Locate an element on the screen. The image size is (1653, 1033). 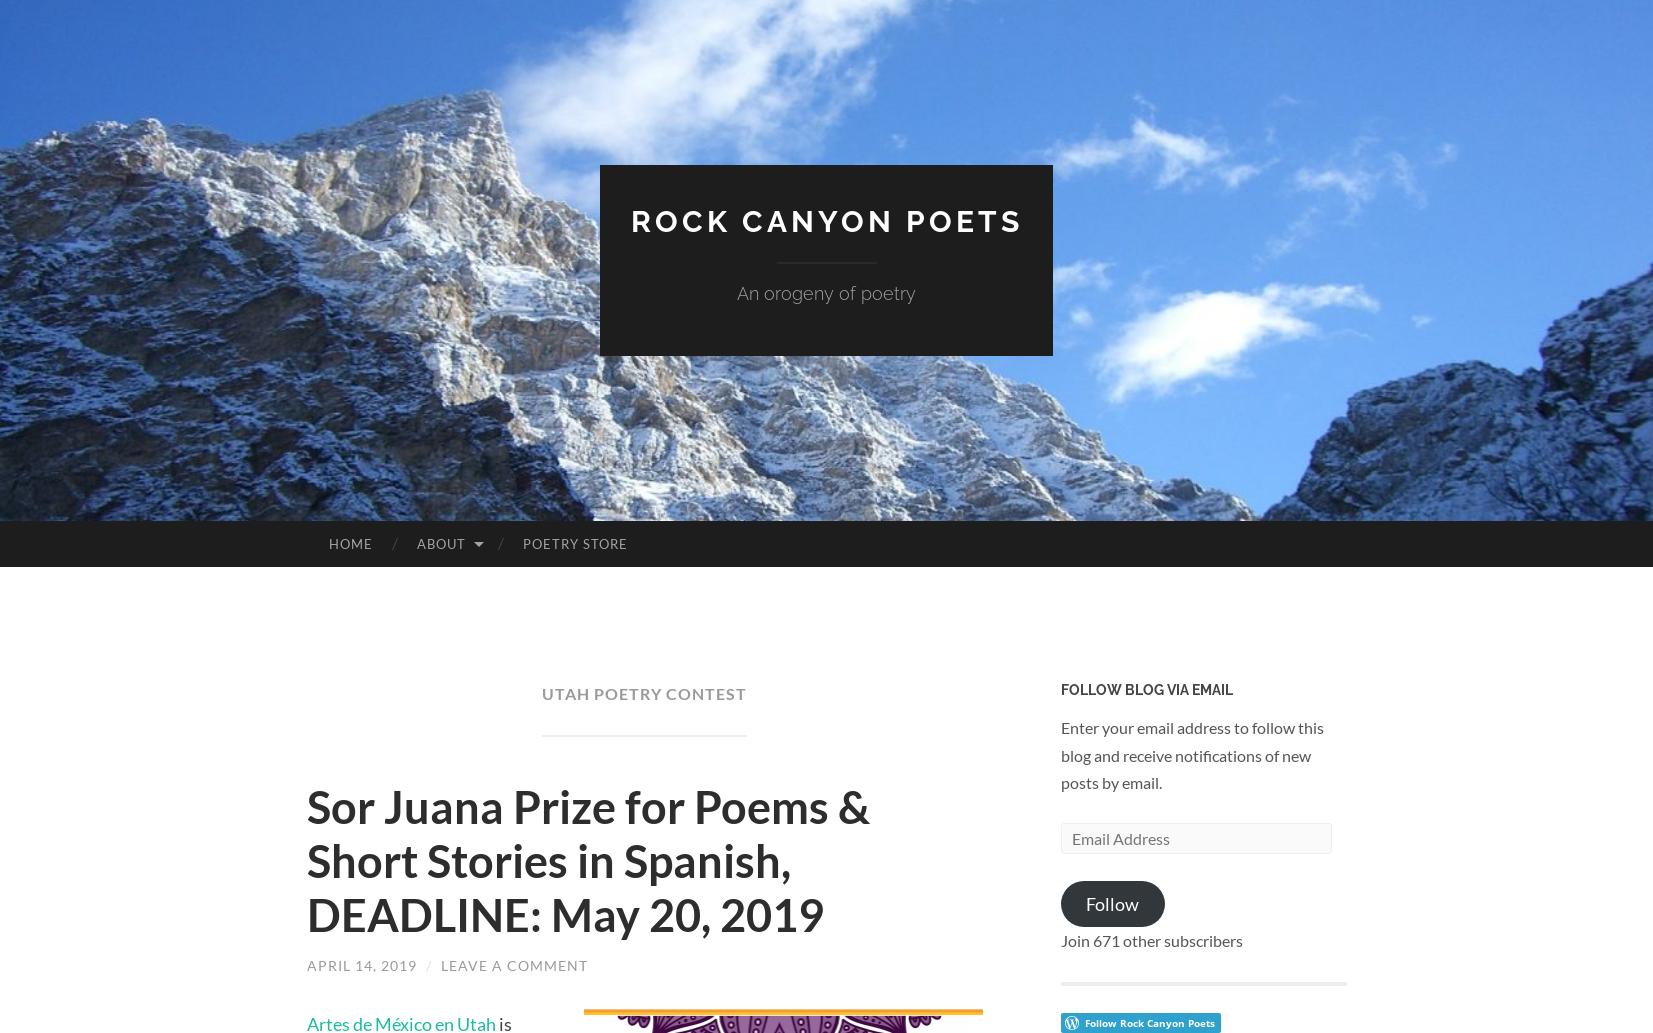
'Enter your email address to follow this blog and receive notifications of new posts by email.' is located at coordinates (1191, 754).